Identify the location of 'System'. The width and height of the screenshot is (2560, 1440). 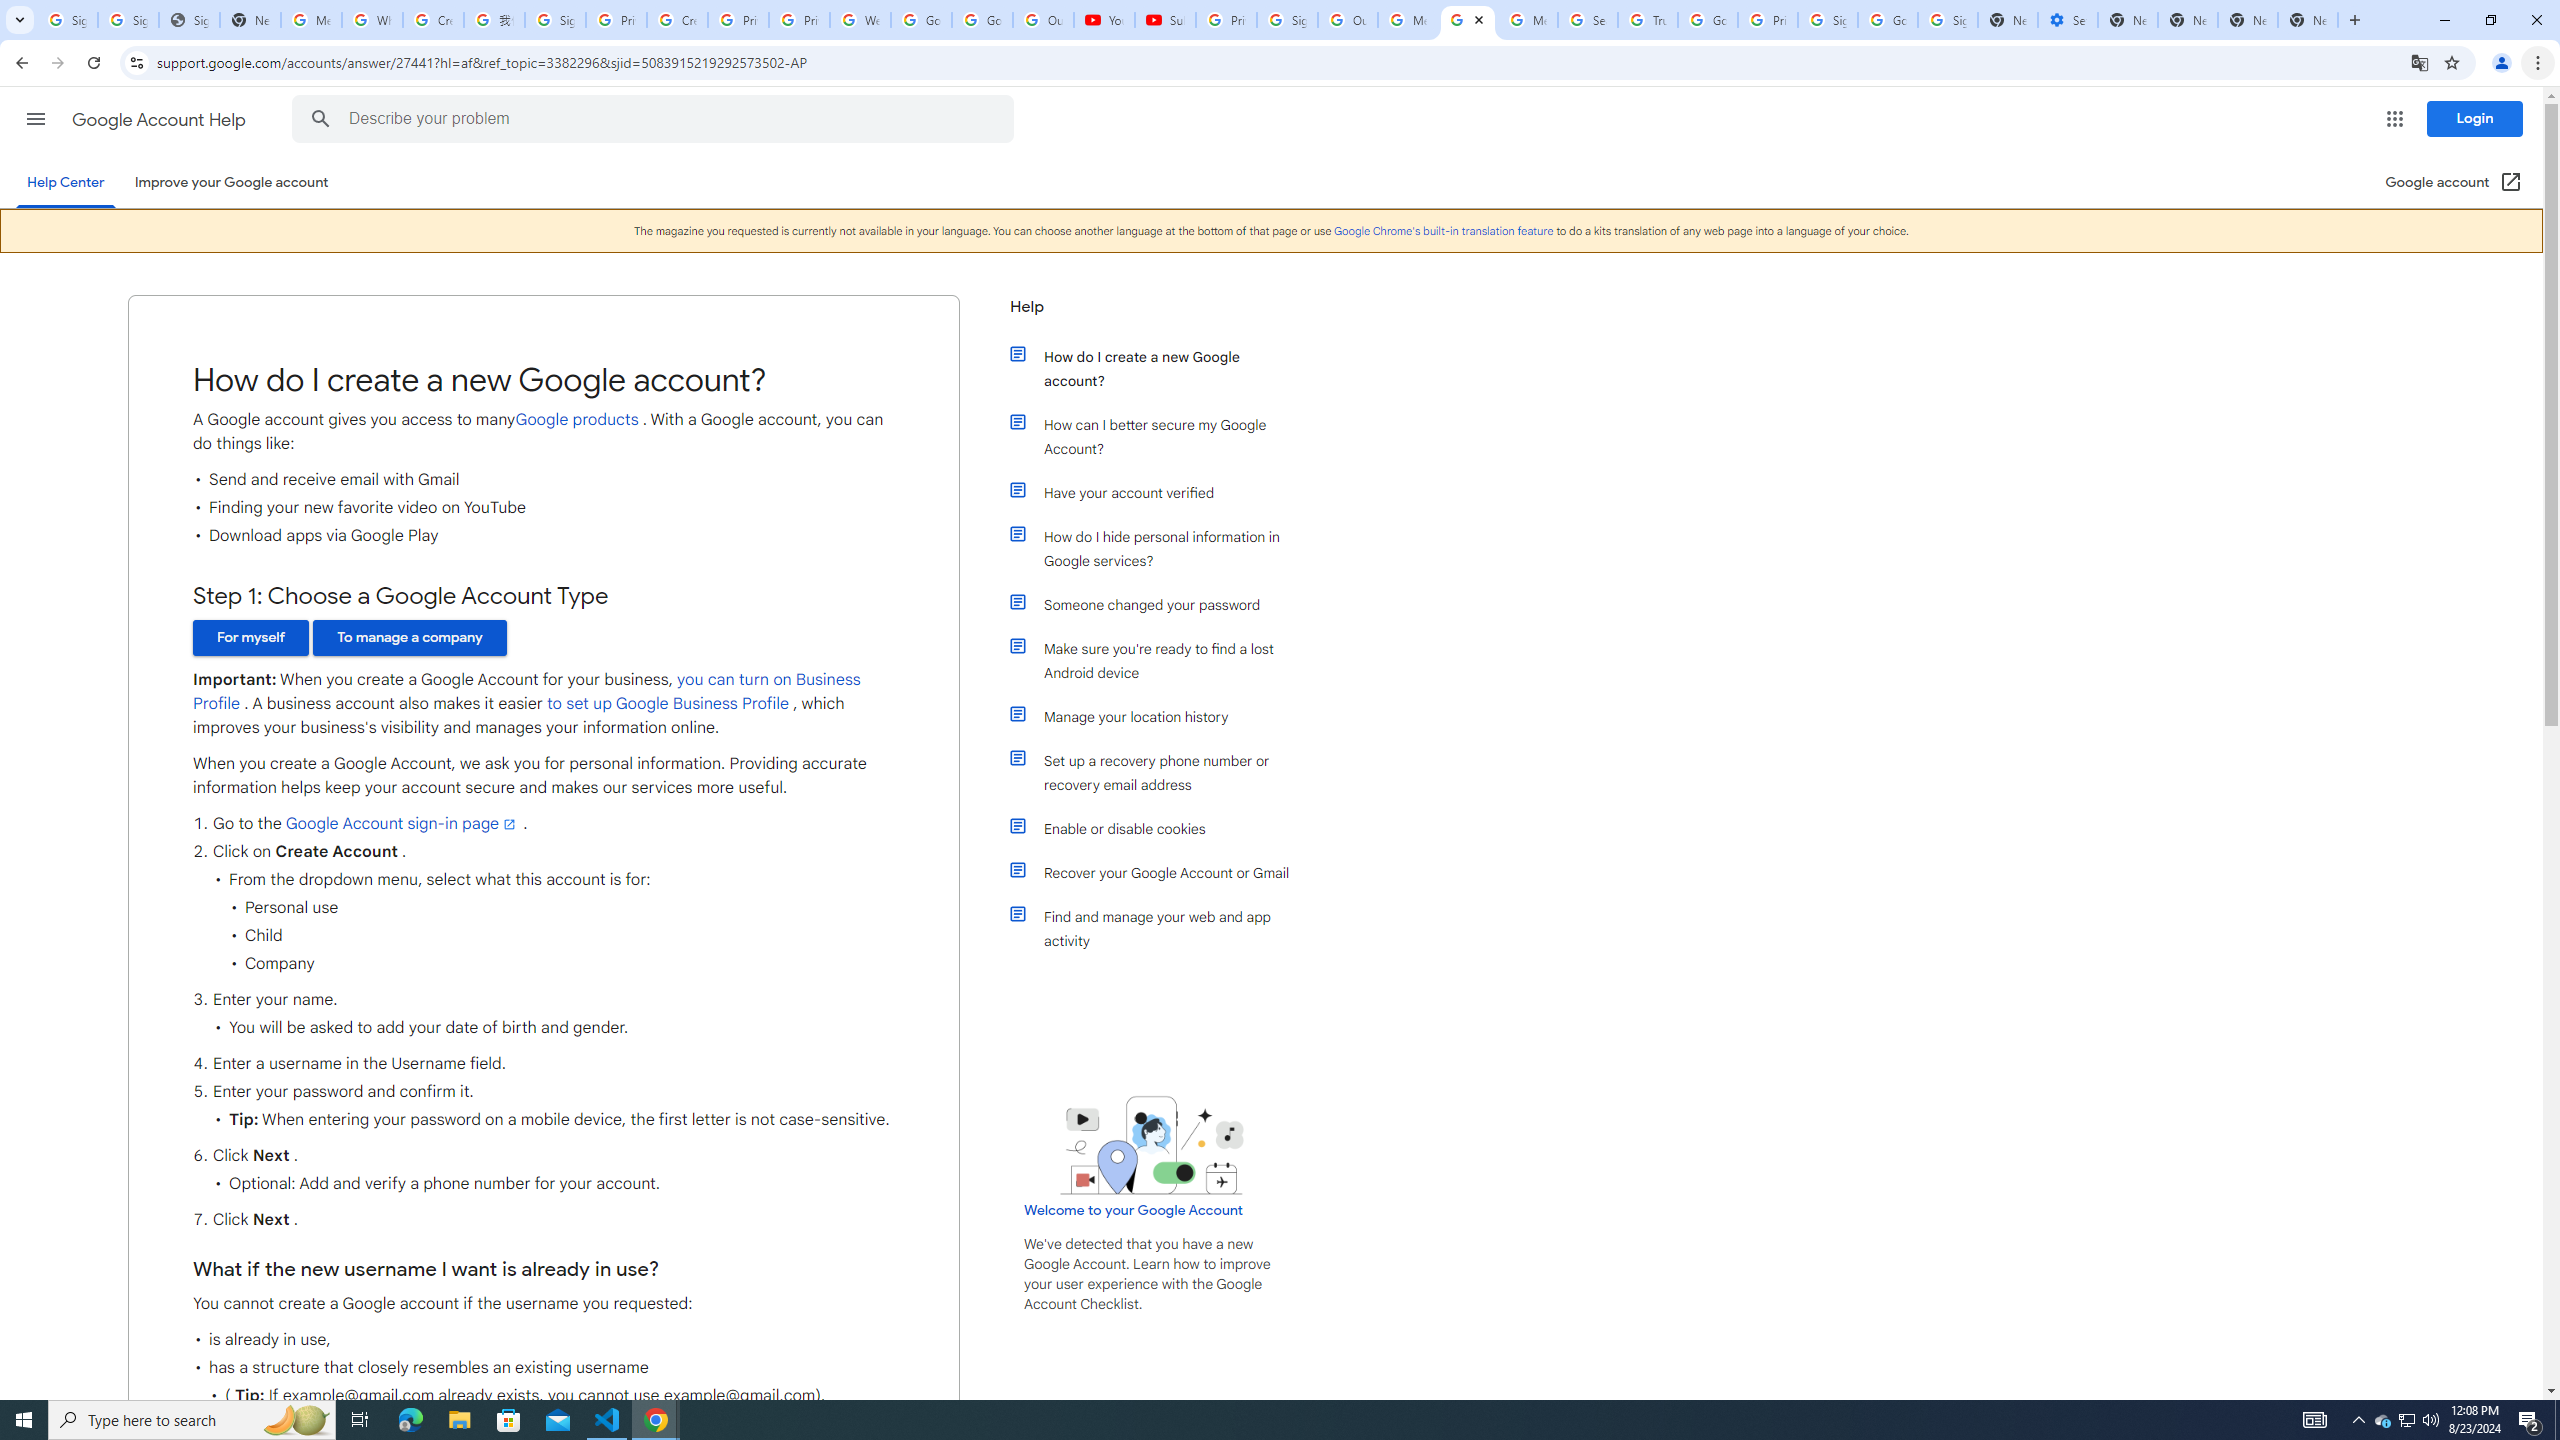
(11, 9).